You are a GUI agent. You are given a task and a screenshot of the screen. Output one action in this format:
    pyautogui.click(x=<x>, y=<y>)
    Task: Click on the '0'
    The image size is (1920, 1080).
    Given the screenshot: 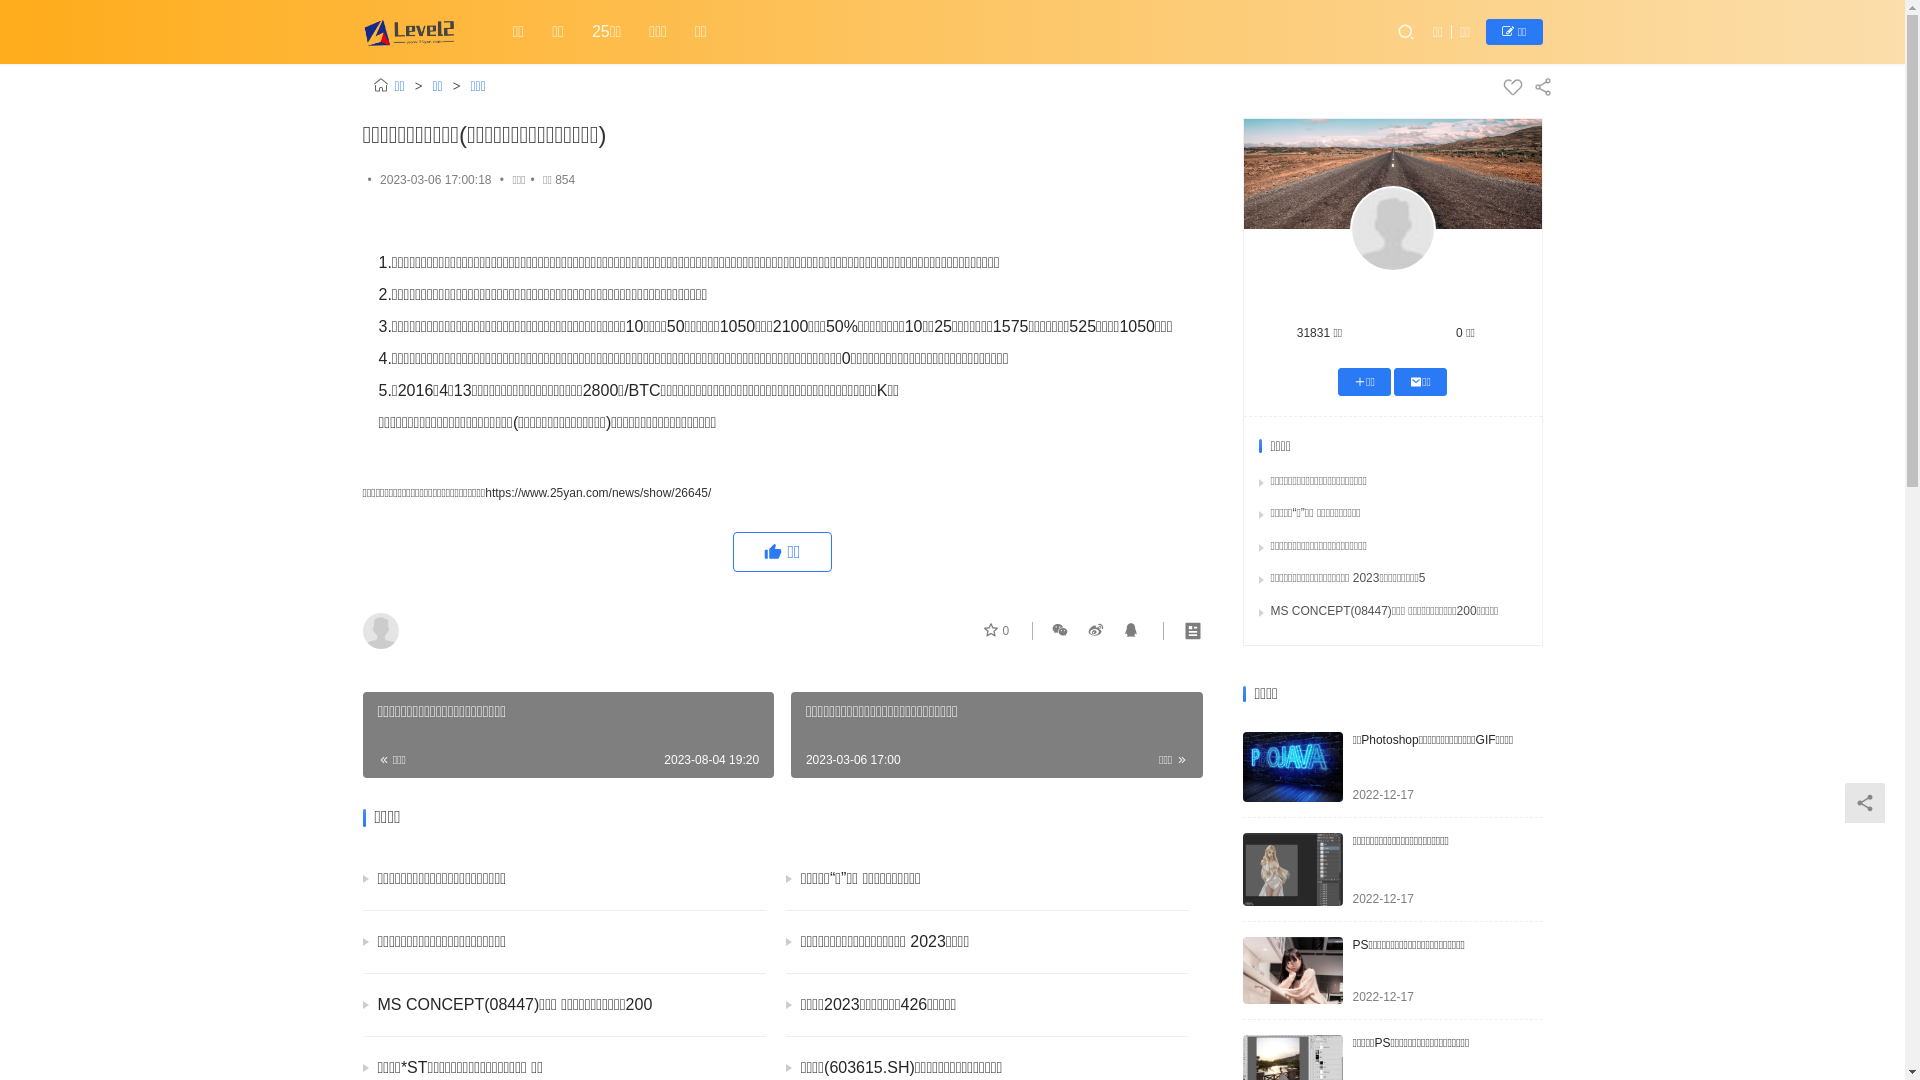 What is the action you would take?
    pyautogui.click(x=983, y=631)
    